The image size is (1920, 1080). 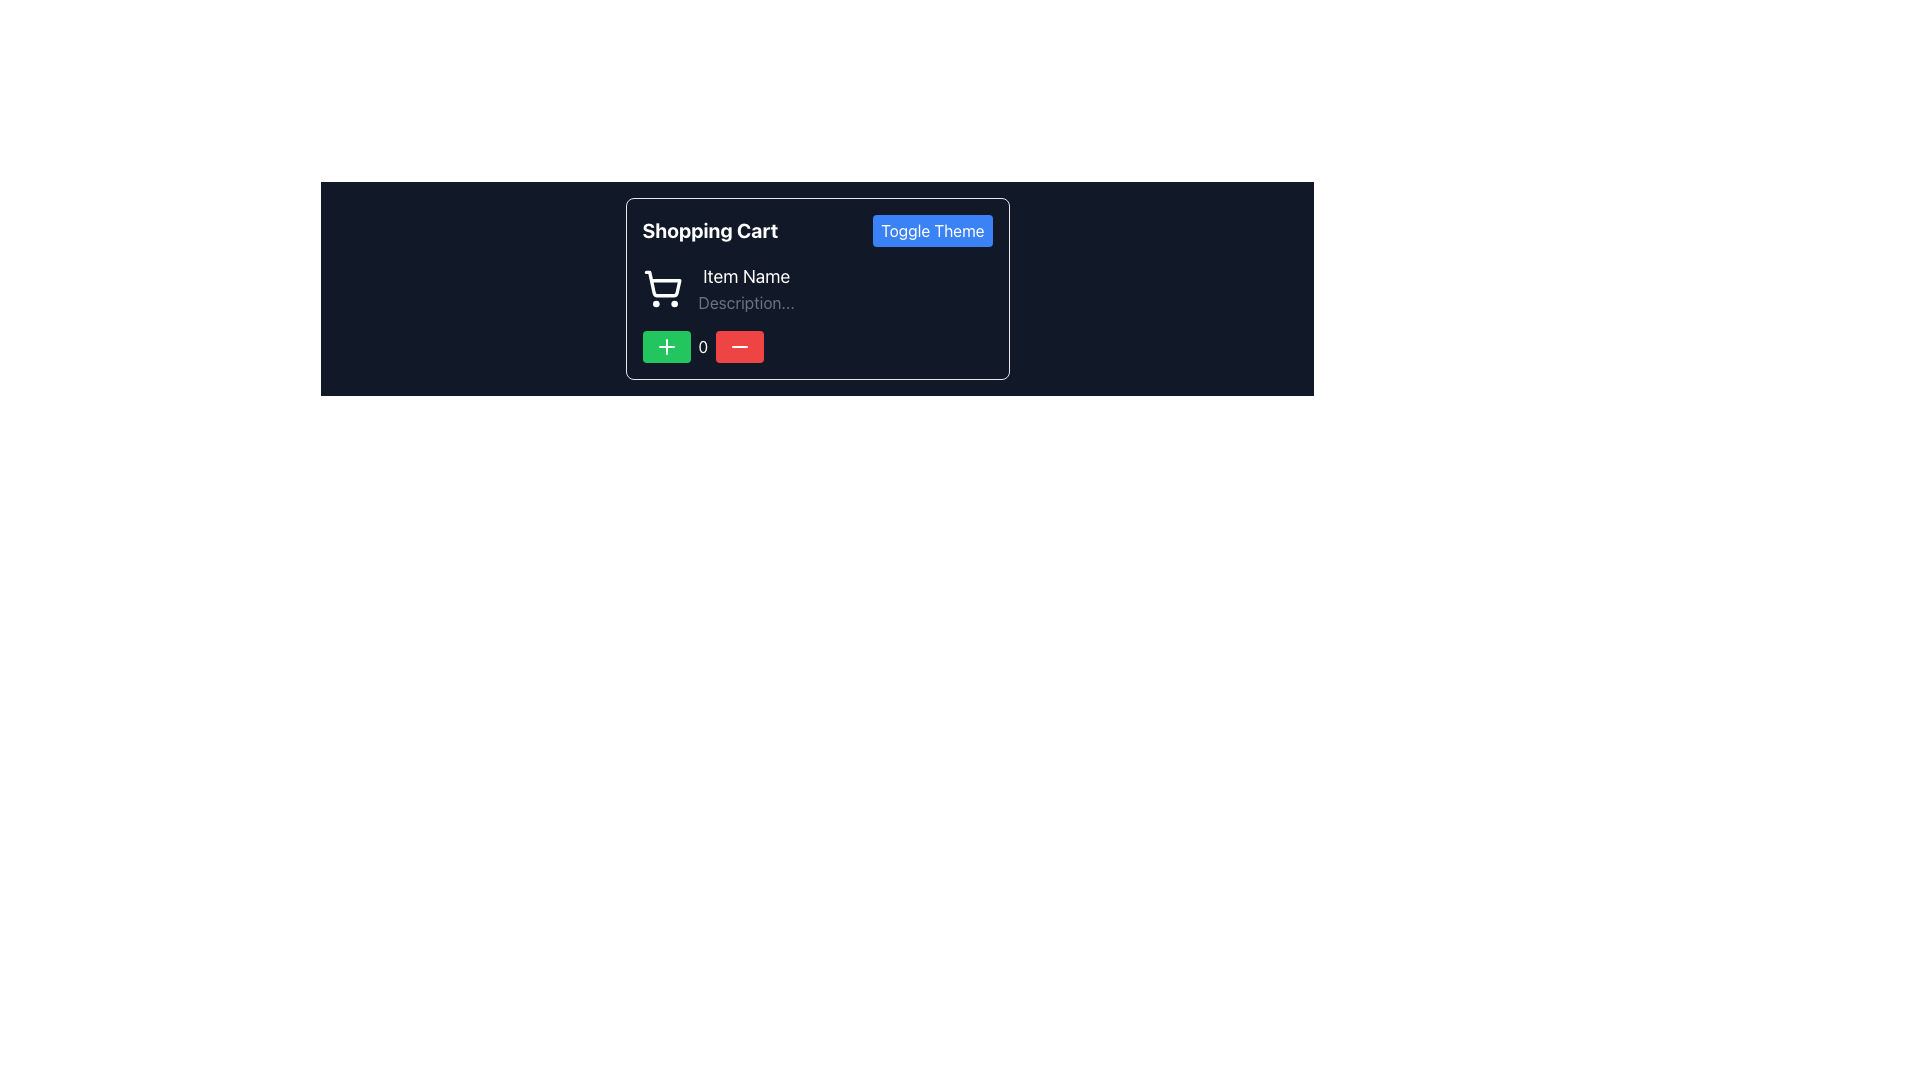 I want to click on the basket structure of the shopping cart icon within the 'Shopping Cart' card, which is styled with a monochromatic scheme and is located in the central upper region of the interface, so click(x=662, y=284).